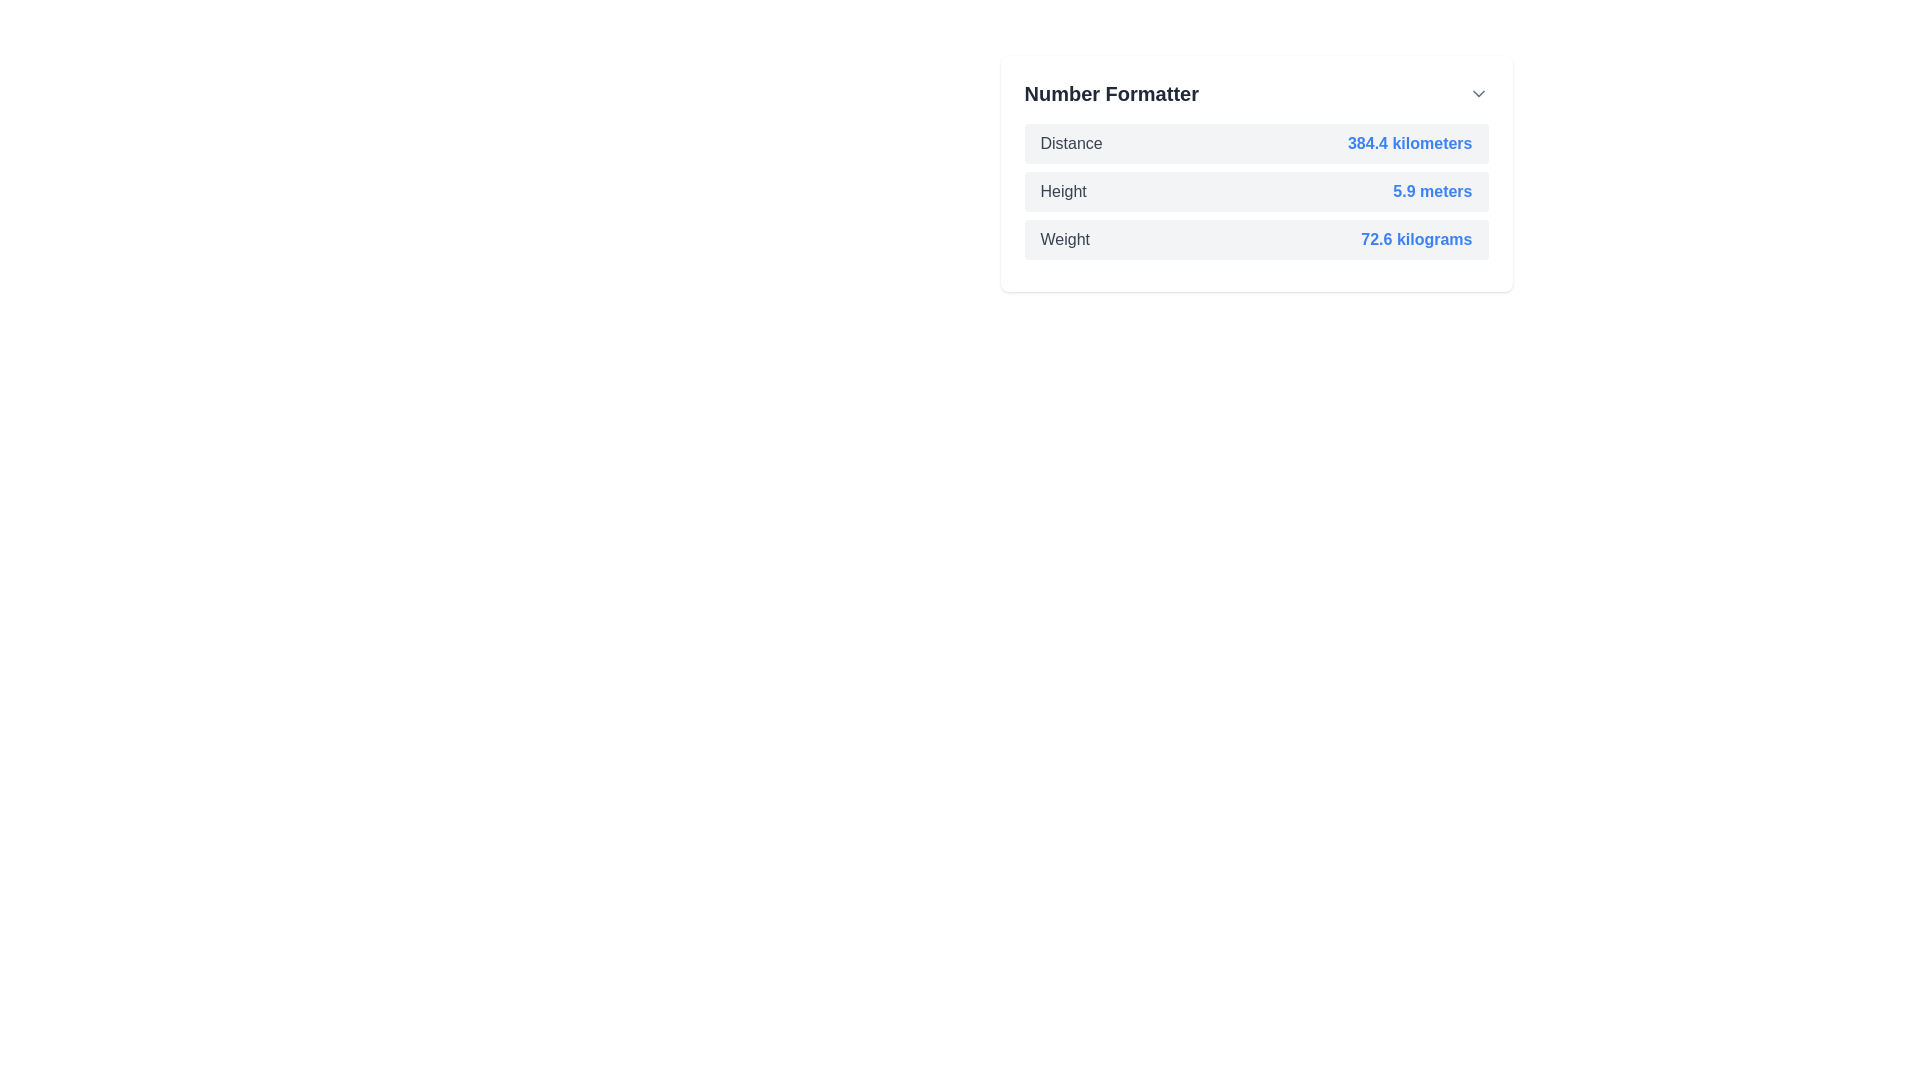 The width and height of the screenshot is (1920, 1080). I want to click on the text label displaying 'Weight' in a medium, dark-gray font, which is positioned on a light-gray background and is left-aligned next to '72.6 kilograms', so click(1064, 238).